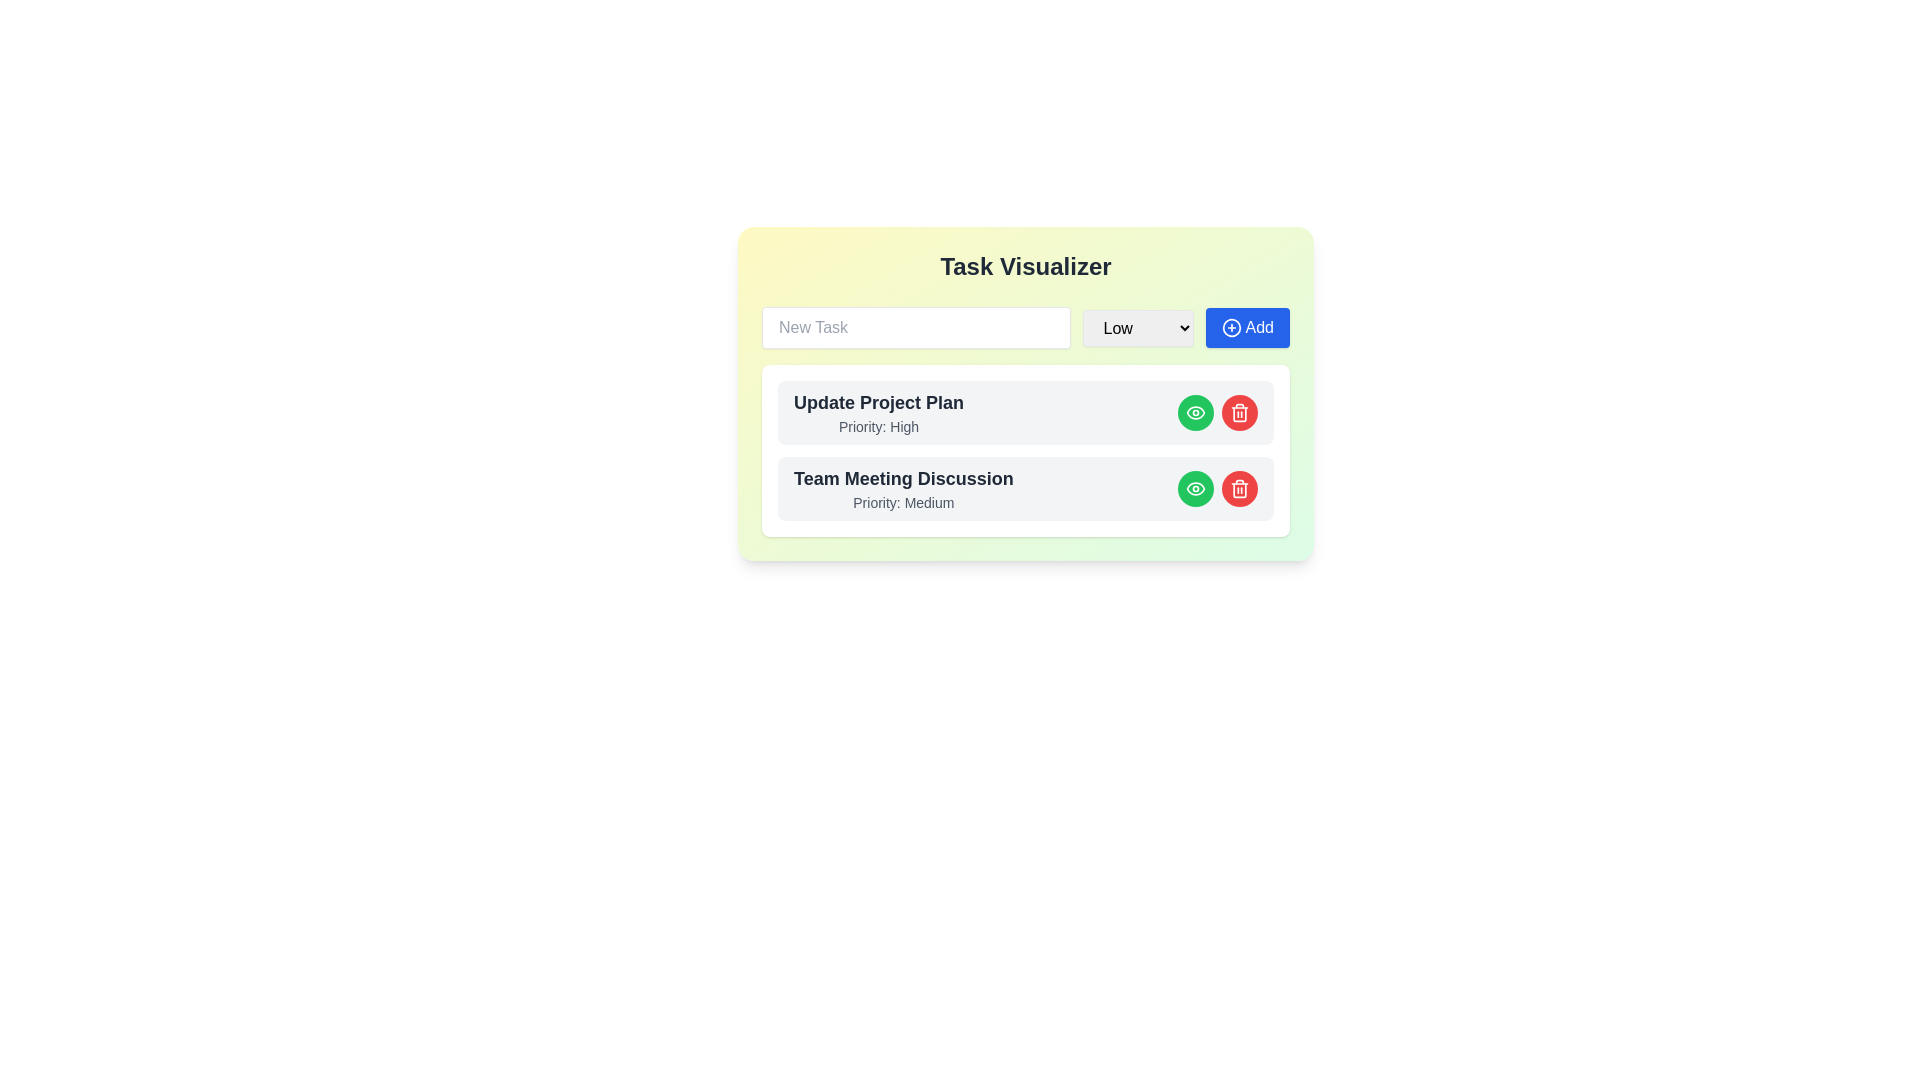  What do you see at coordinates (1026, 326) in the screenshot?
I see `a task priority from the dropdown menu in the Interactive task entry section, which is composed of a text input box labeled 'New Task', a dropdown menu with options 'Low', 'Medium', 'High', and a blue 'Add' button` at bounding box center [1026, 326].